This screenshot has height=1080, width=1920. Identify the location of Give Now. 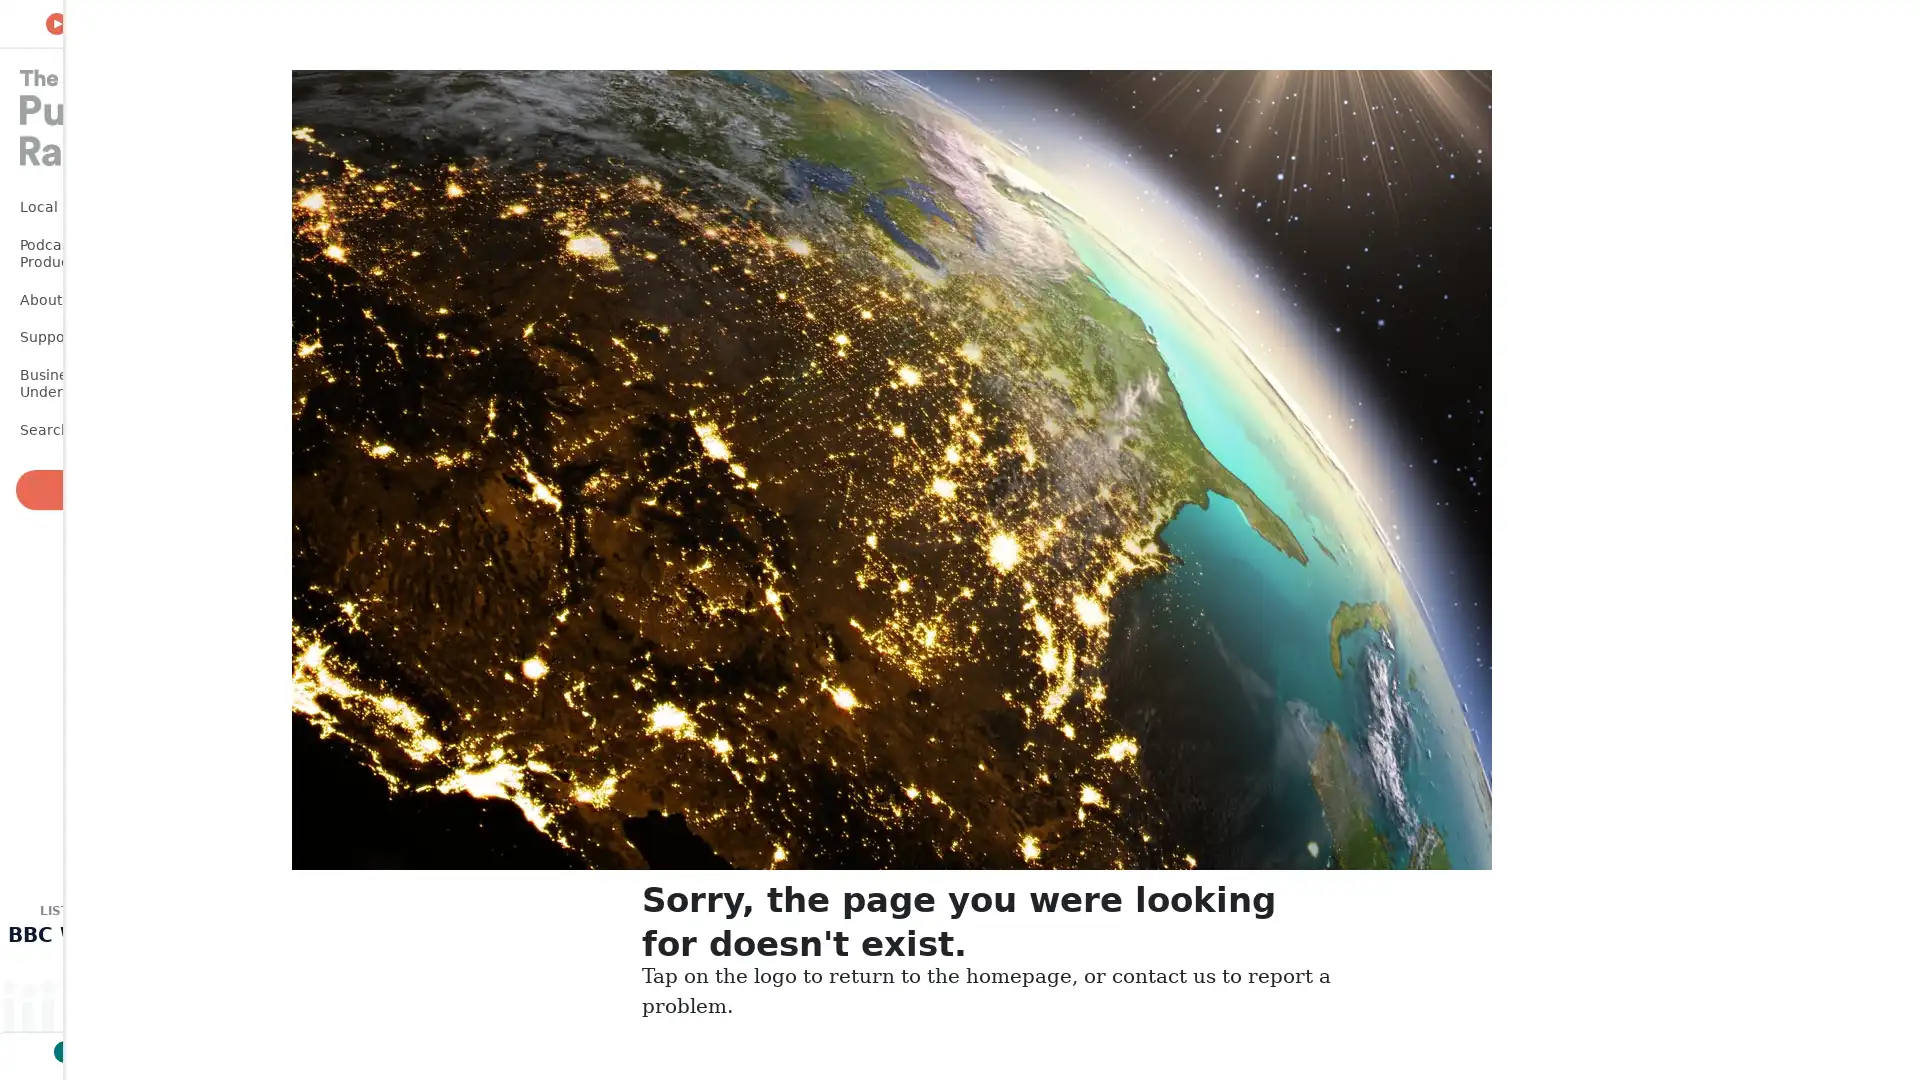
(99, 489).